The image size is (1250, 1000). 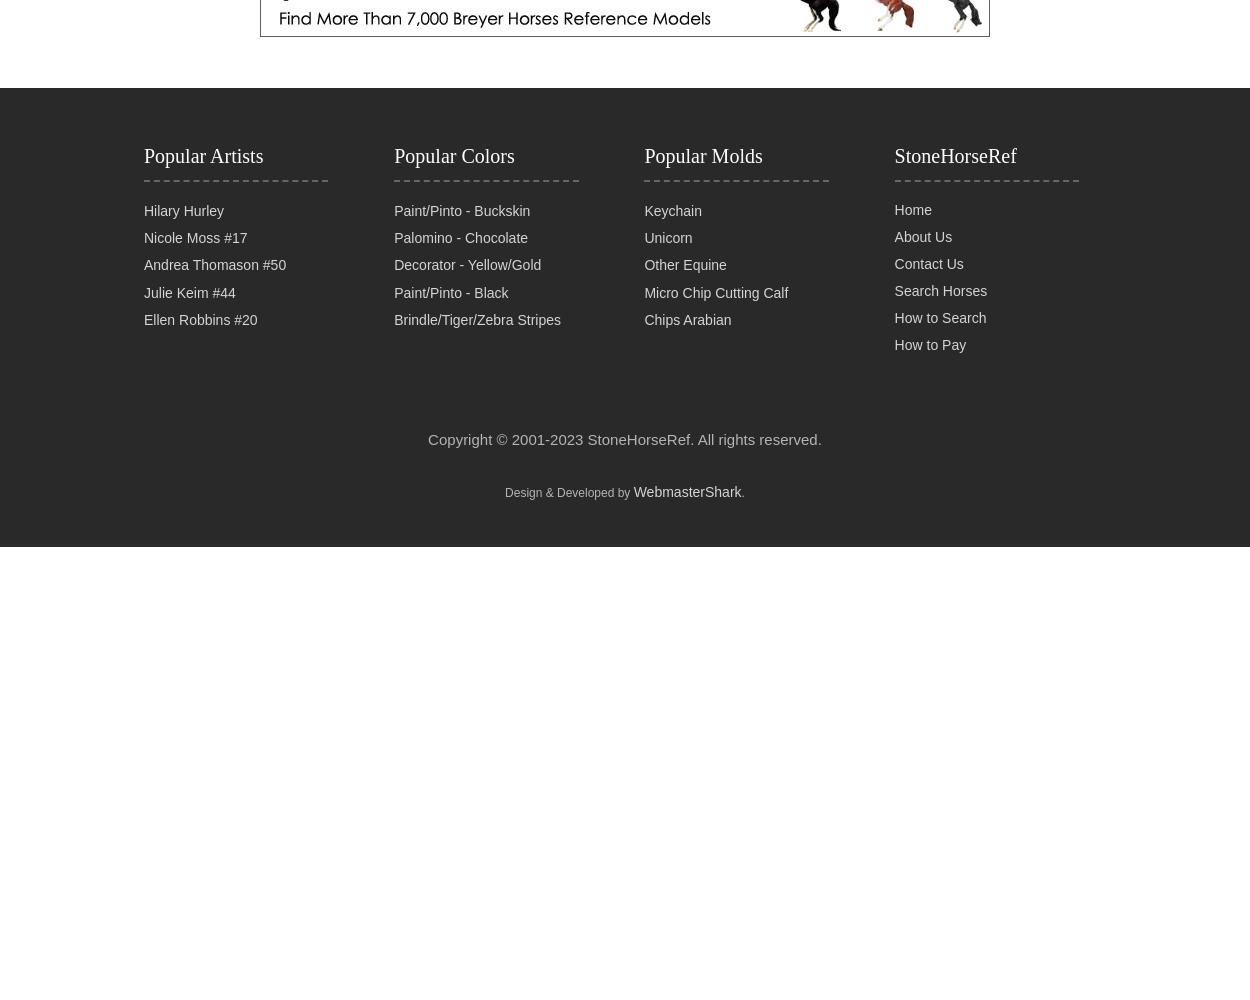 What do you see at coordinates (922, 236) in the screenshot?
I see `'About Us'` at bounding box center [922, 236].